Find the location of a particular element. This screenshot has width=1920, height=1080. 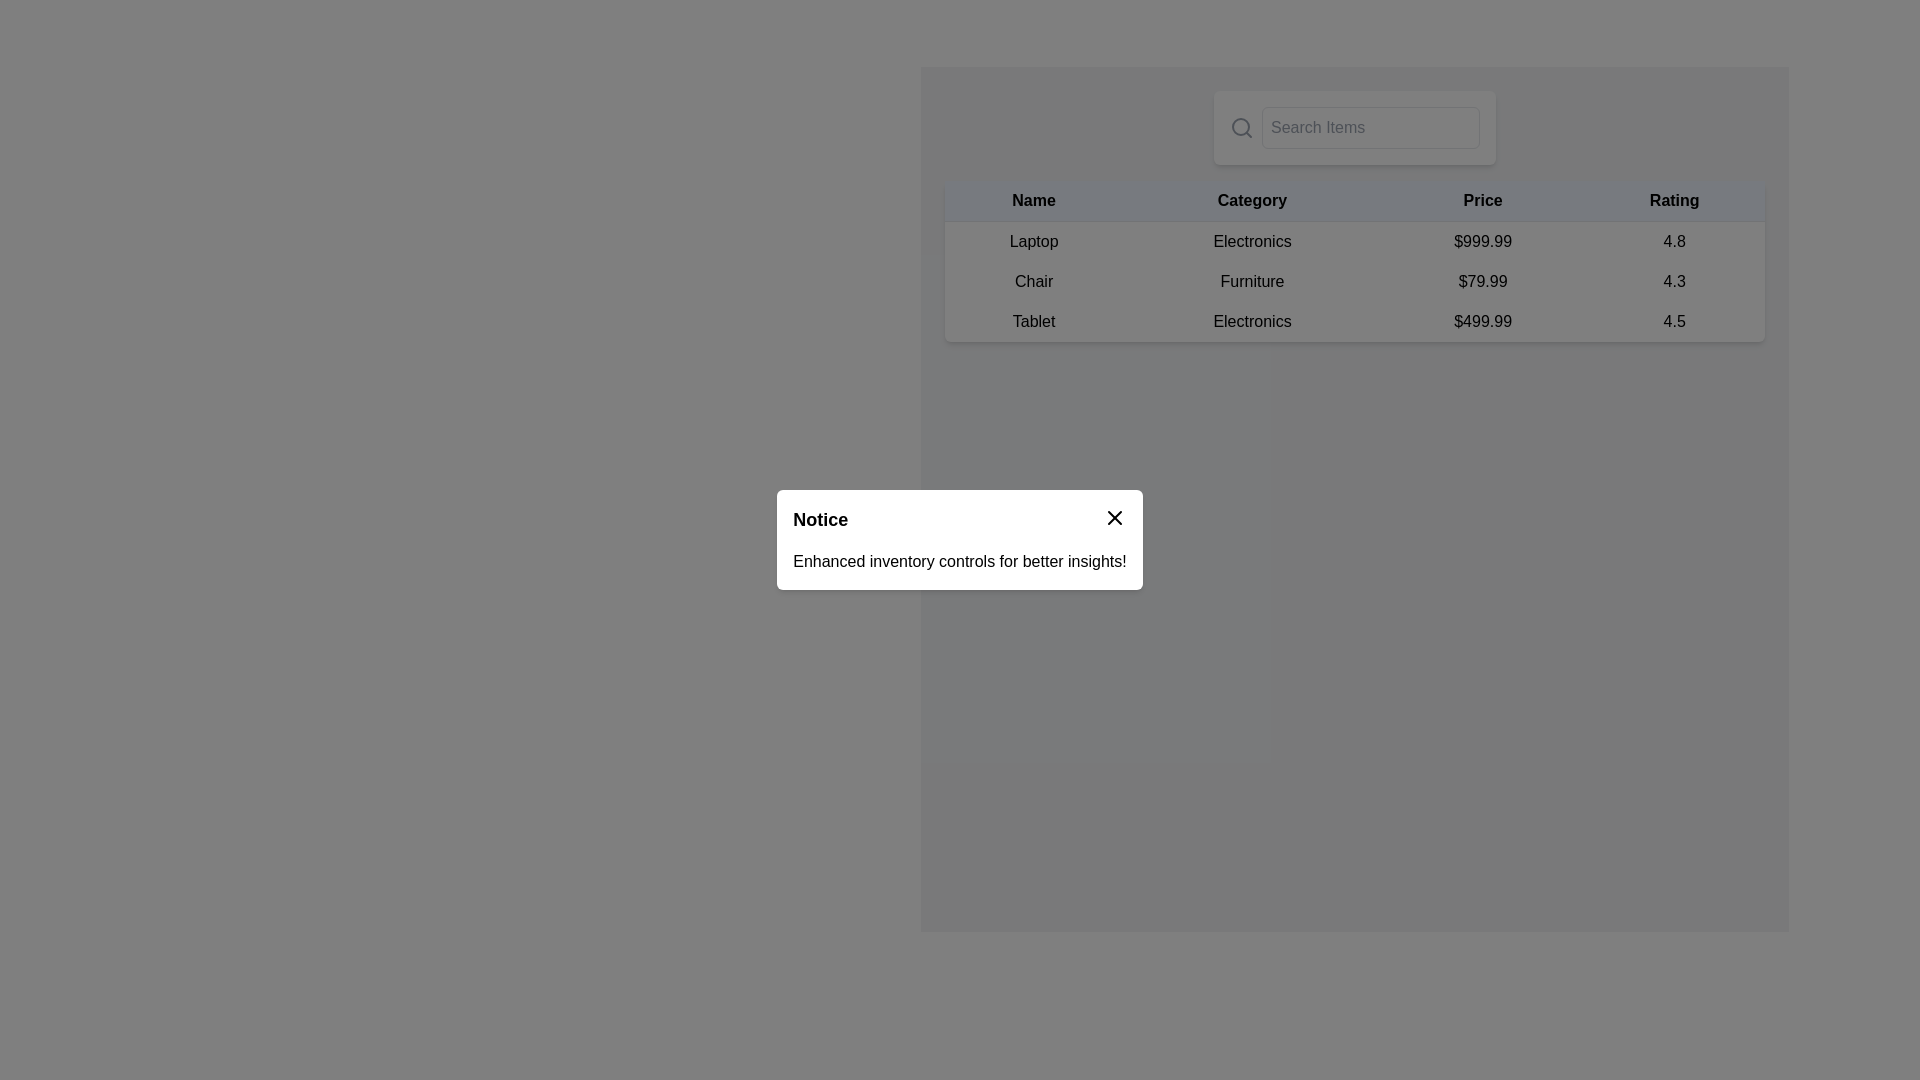

the text label displaying 'Laptop' located in the first row under the 'Name' column of the table is located at coordinates (1034, 240).